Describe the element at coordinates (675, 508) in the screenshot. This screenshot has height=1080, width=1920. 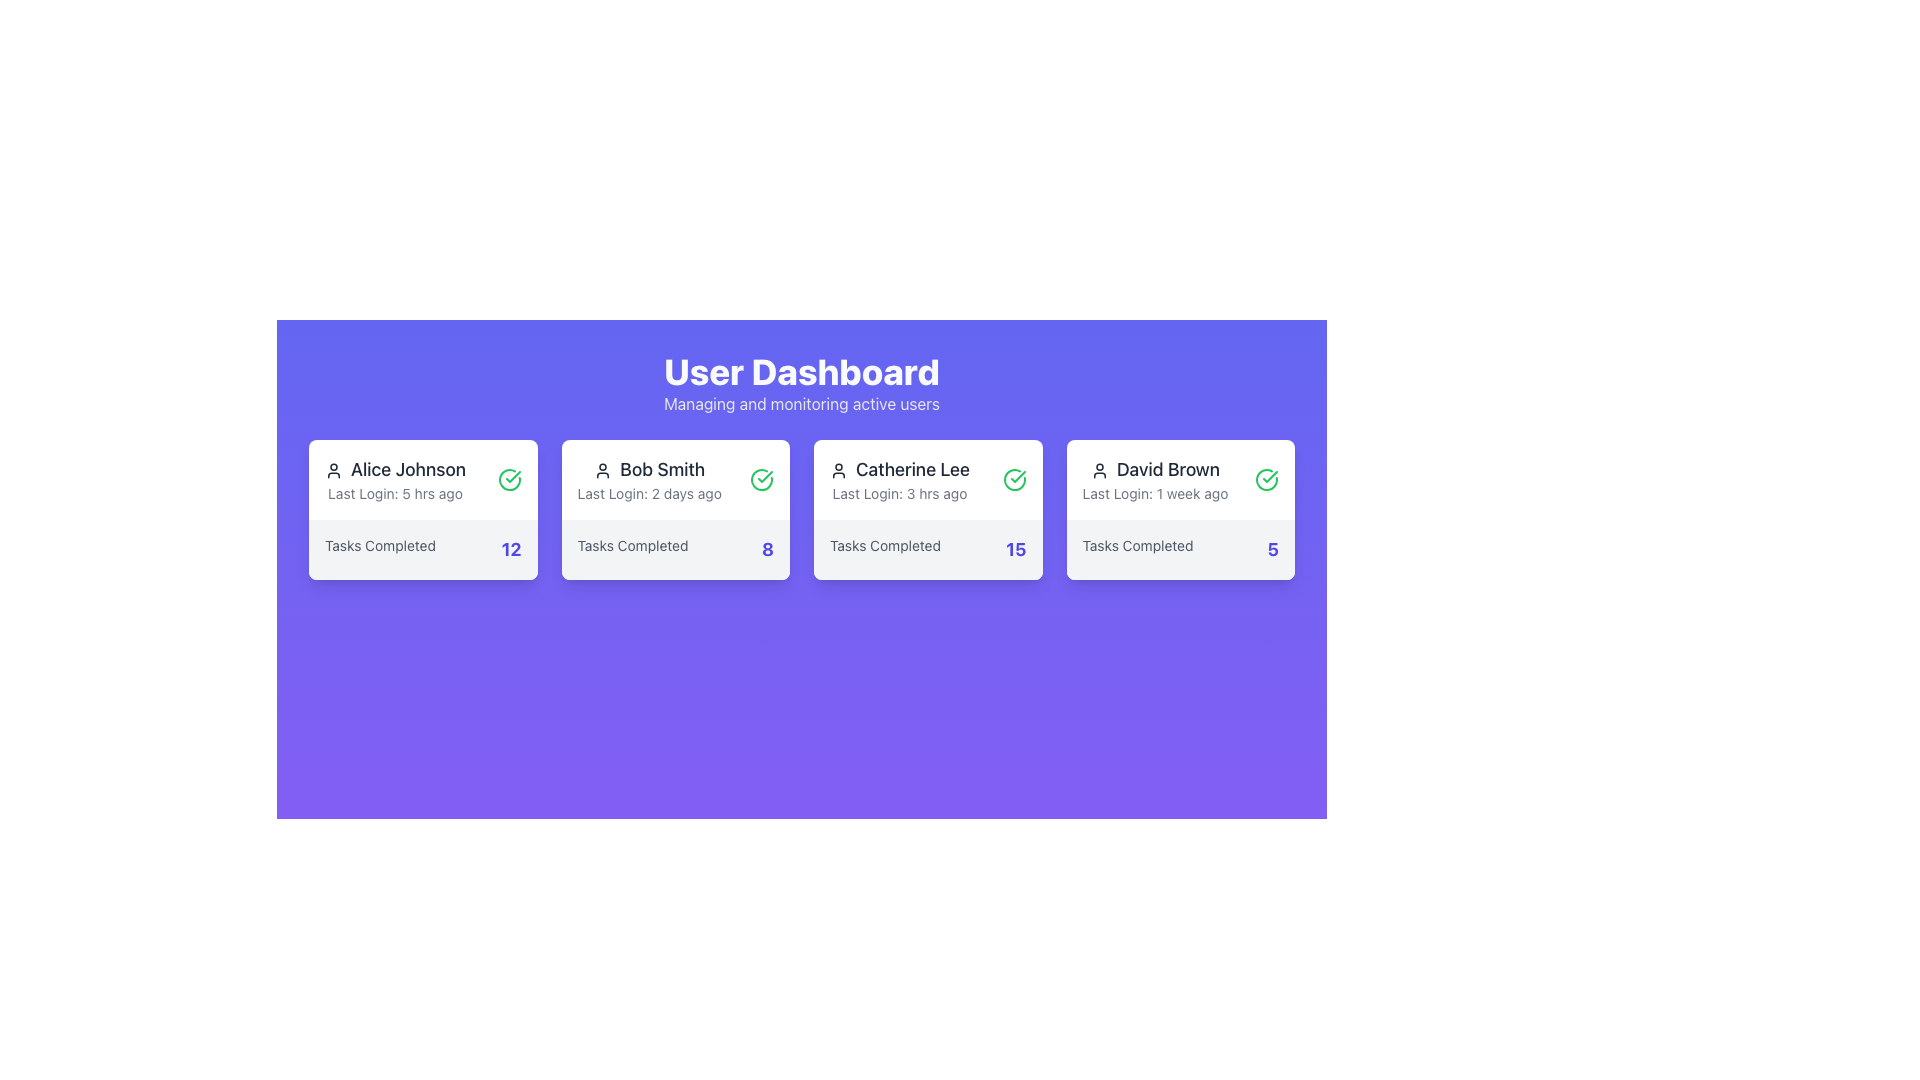
I see `the Informational card displaying 'Bob Smith' with the user silhouette icon, which is the second card in the grid` at that location.